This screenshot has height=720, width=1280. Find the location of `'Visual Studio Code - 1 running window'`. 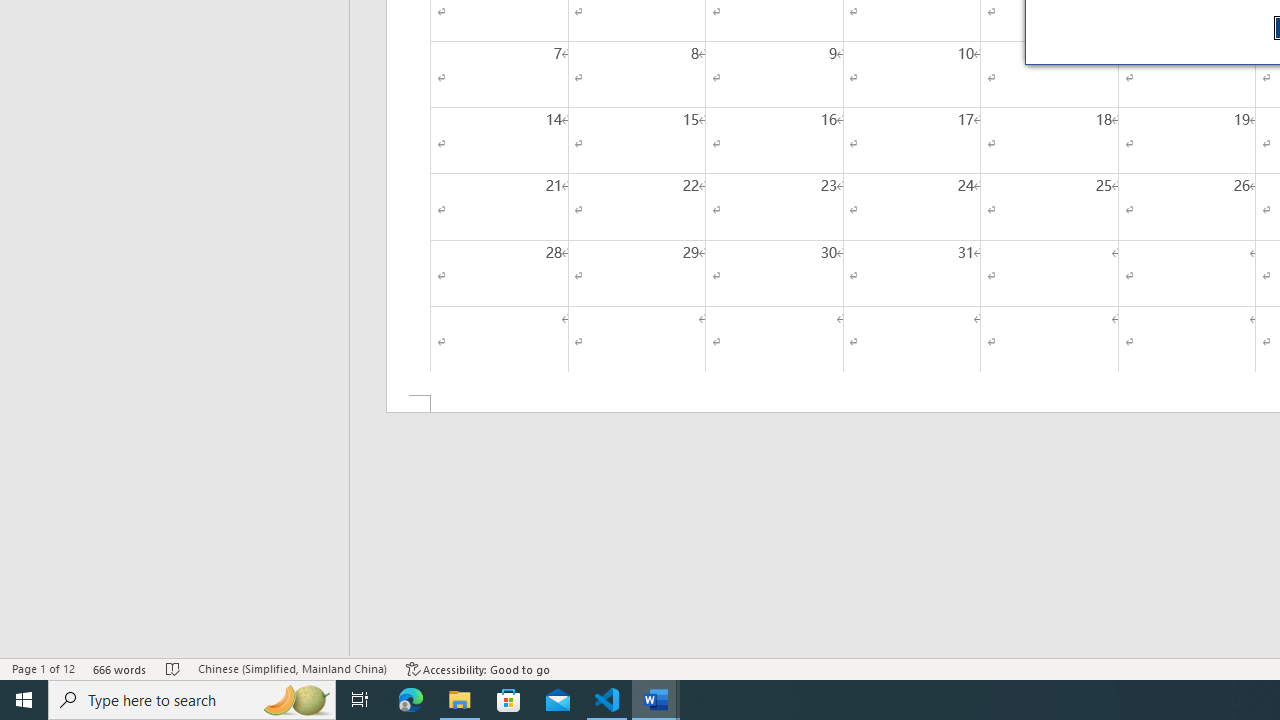

'Visual Studio Code - 1 running window' is located at coordinates (606, 698).